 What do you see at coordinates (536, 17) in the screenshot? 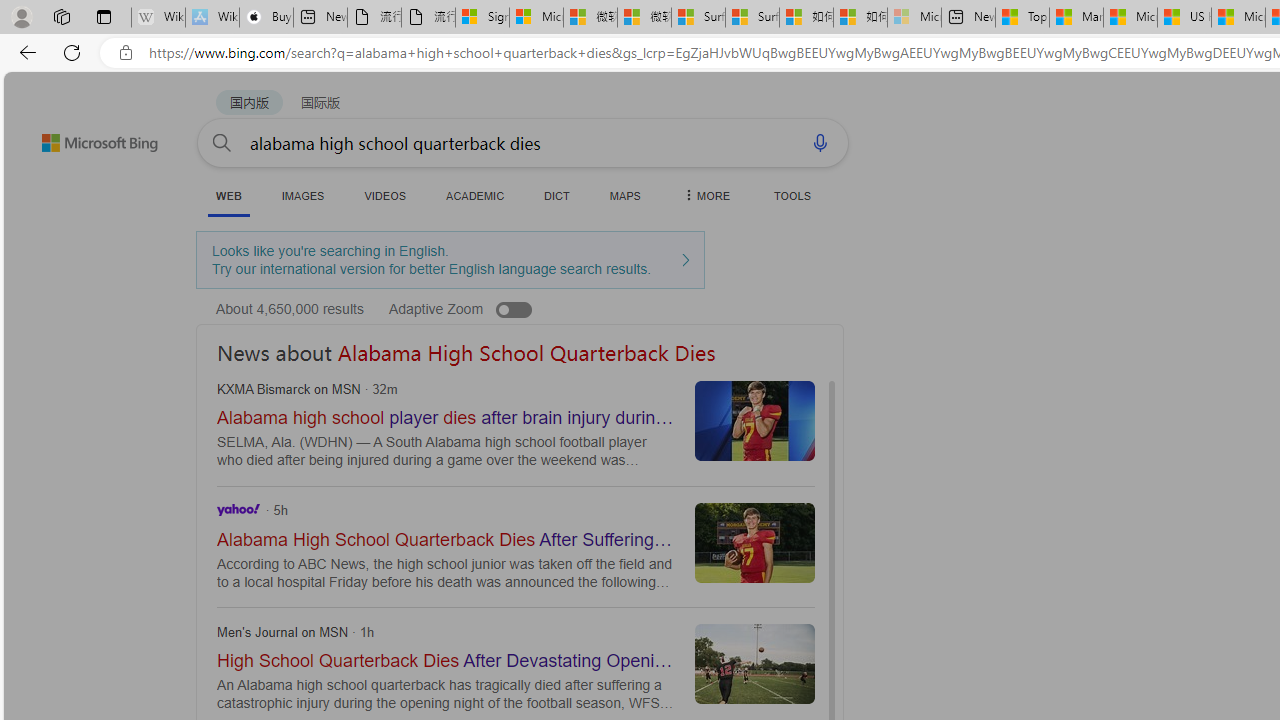
I see `'Microsoft Services Agreement'` at bounding box center [536, 17].